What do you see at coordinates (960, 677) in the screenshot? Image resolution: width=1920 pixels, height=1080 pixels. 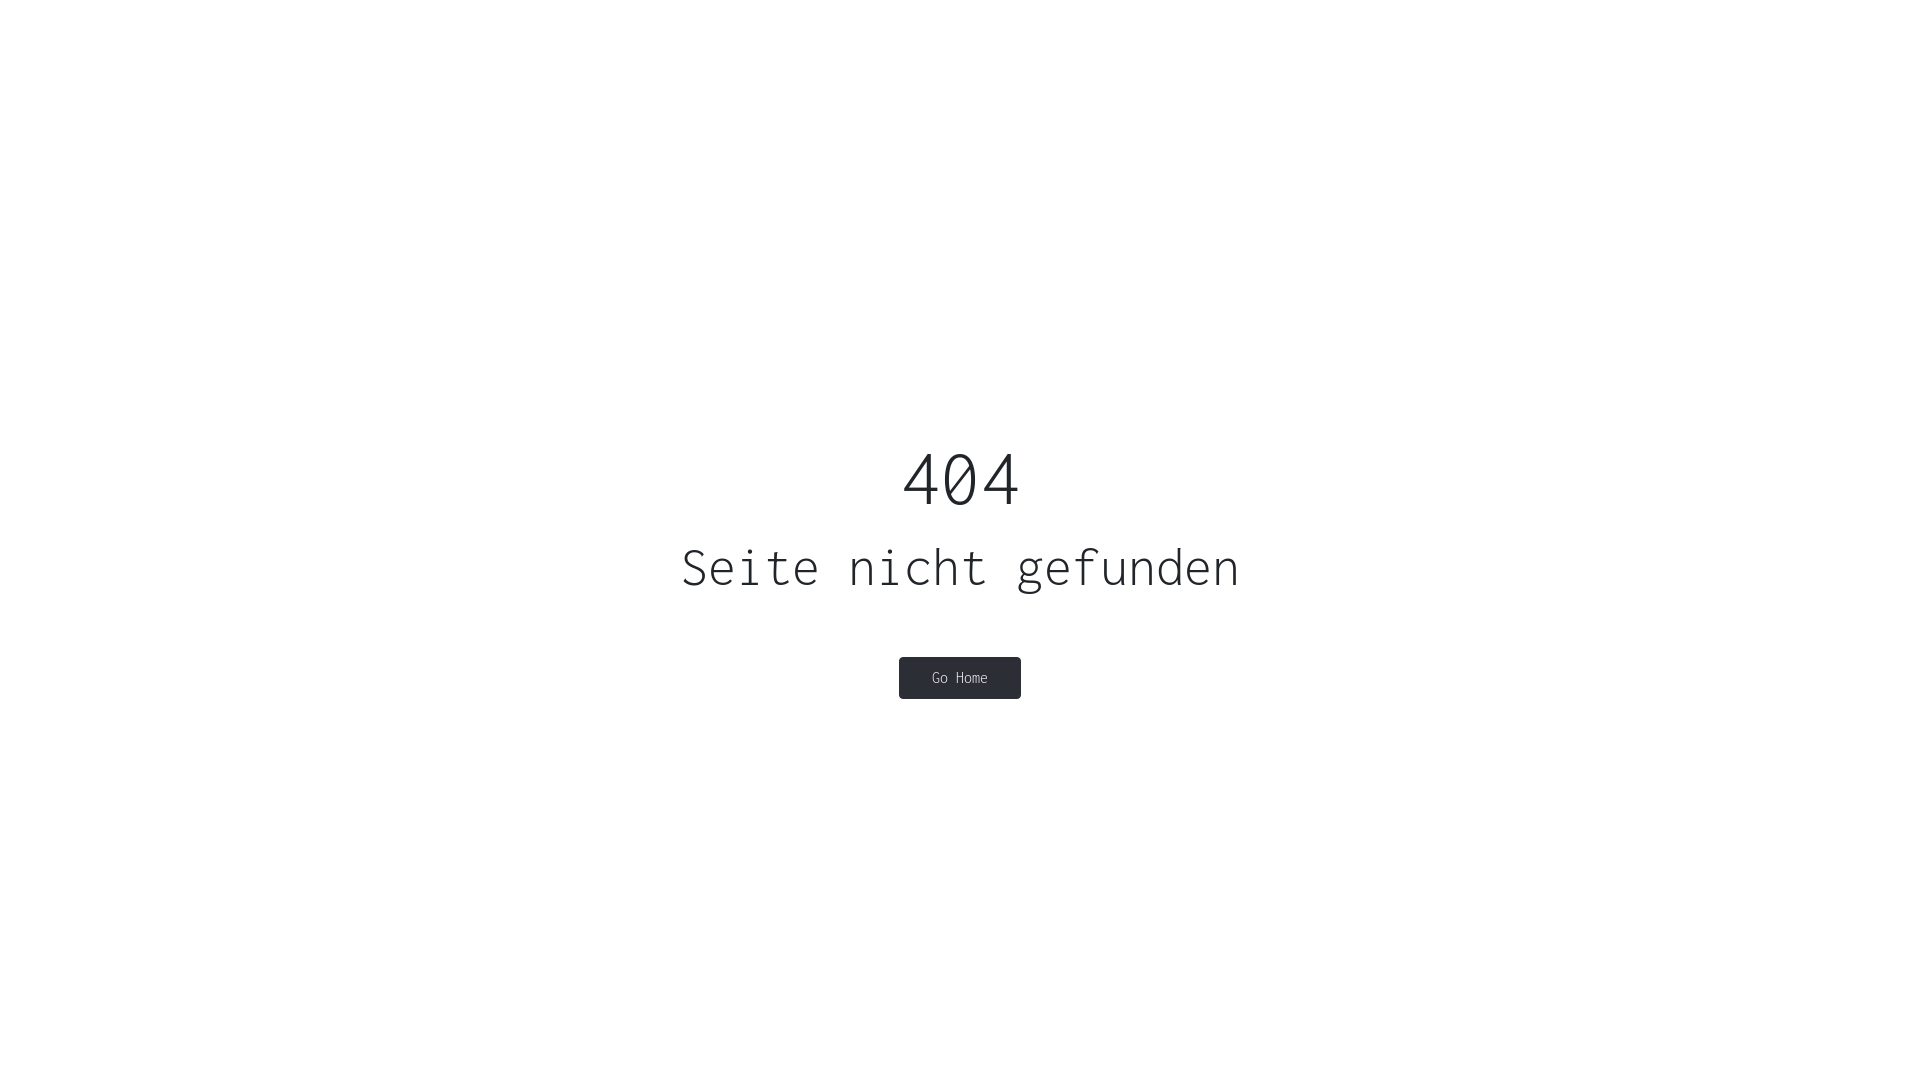 I see `'Go Home'` at bounding box center [960, 677].